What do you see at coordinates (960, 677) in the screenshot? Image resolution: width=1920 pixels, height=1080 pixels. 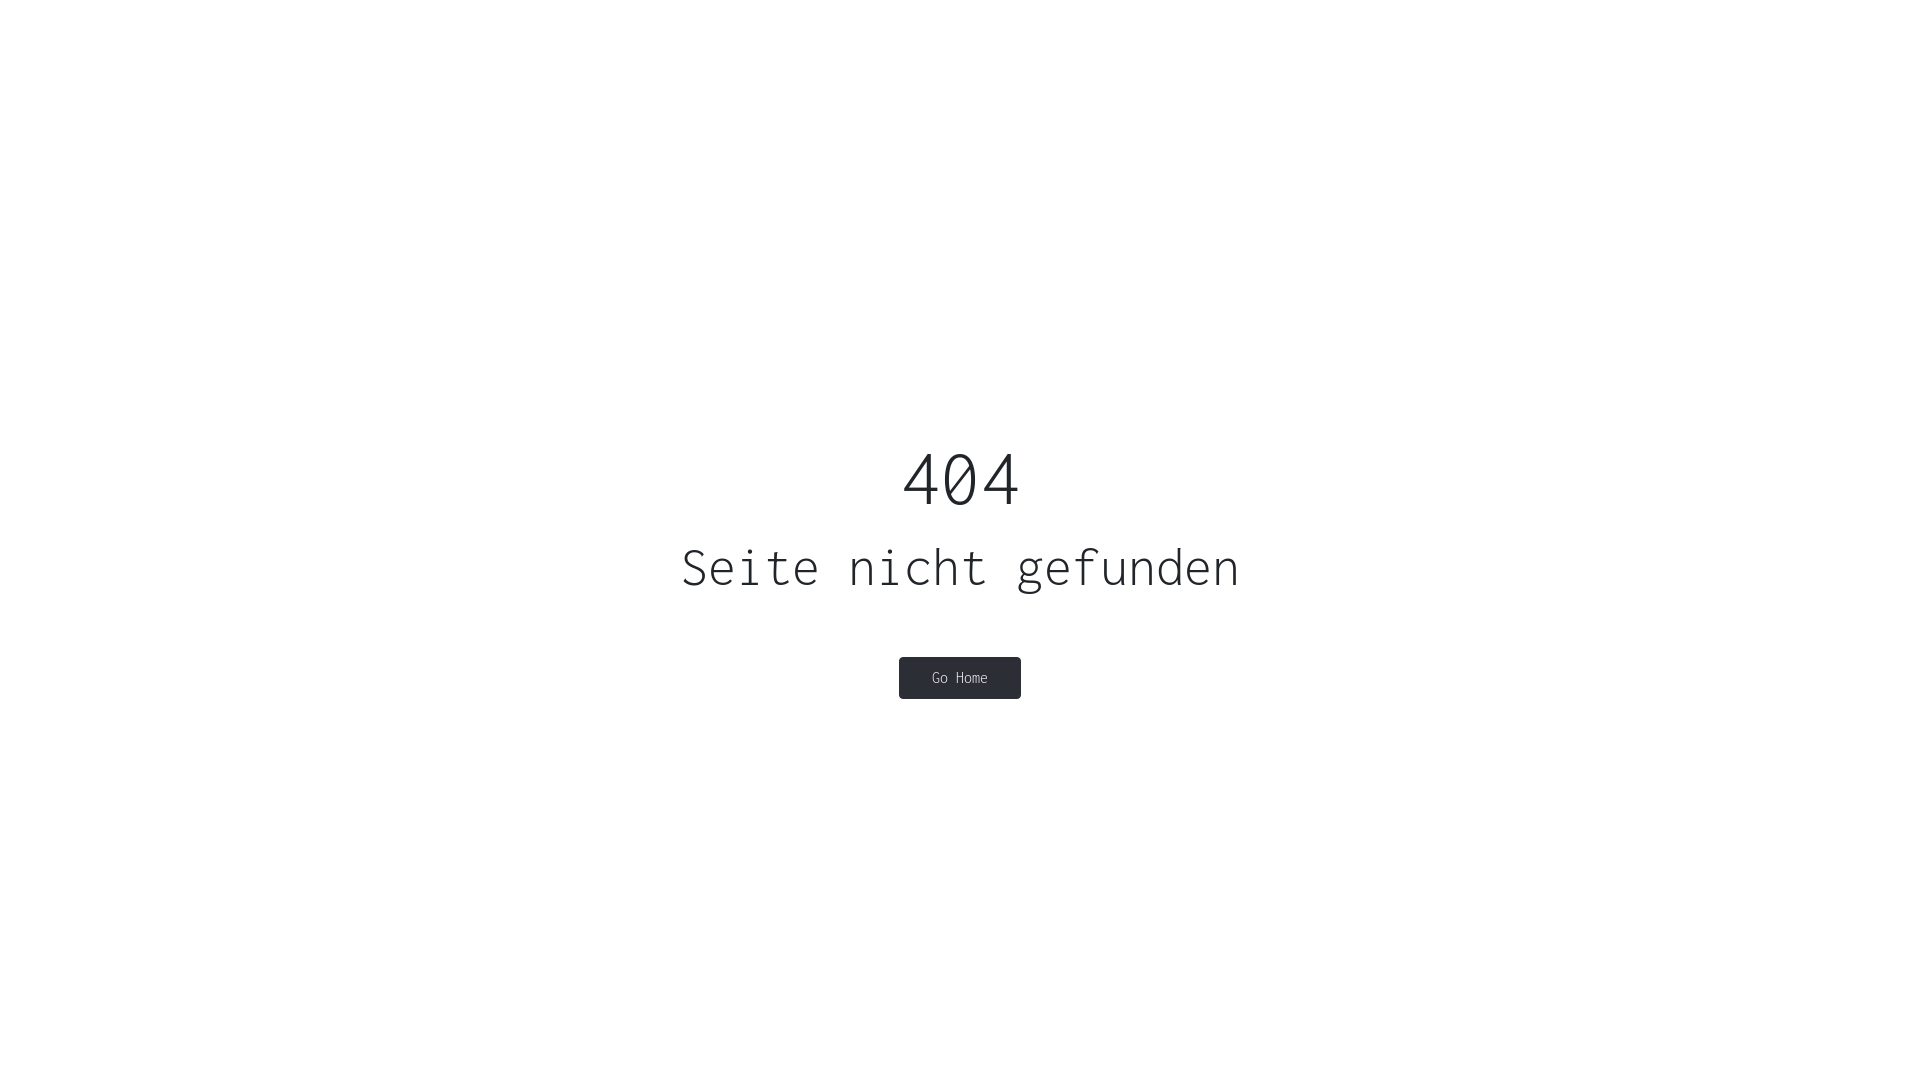 I see `'Go Home'` at bounding box center [960, 677].